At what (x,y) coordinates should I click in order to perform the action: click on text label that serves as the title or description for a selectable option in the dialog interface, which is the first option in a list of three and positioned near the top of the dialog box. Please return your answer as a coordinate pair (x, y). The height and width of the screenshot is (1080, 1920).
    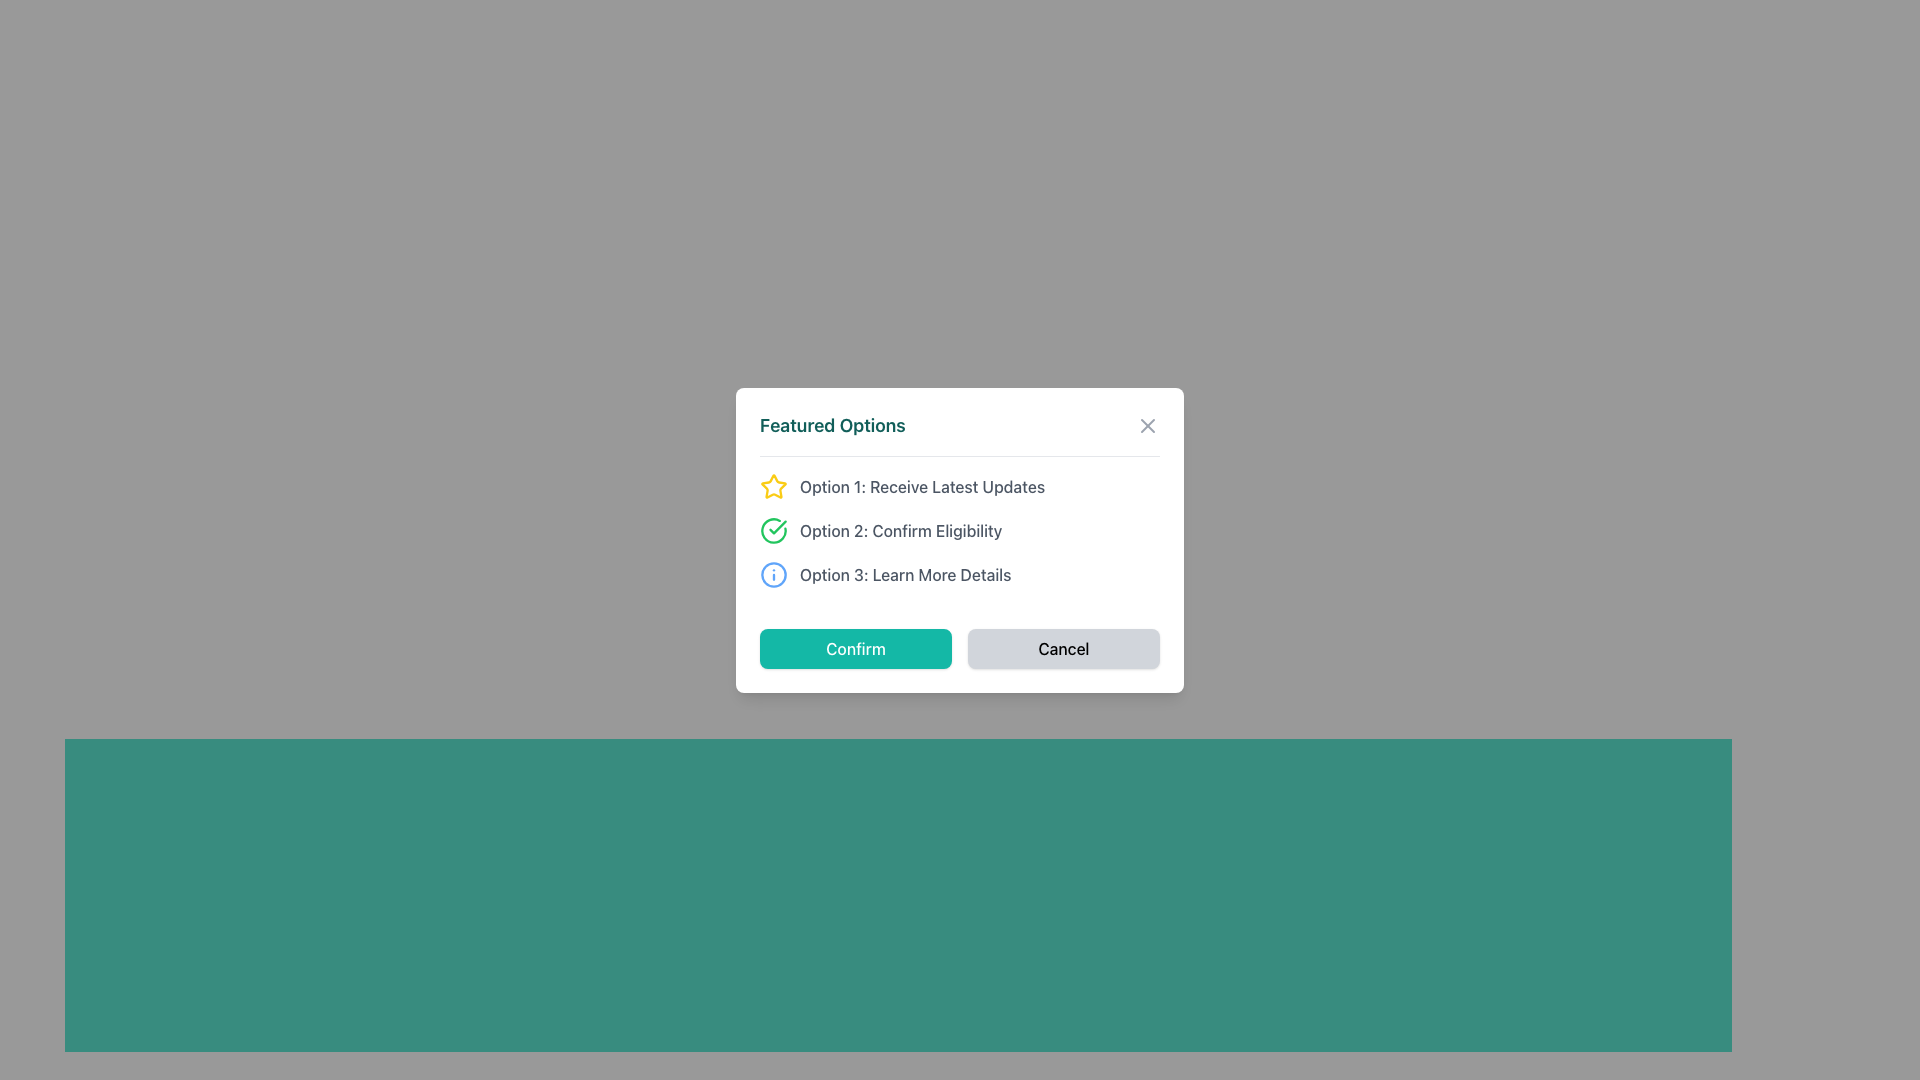
    Looking at the image, I should click on (921, 486).